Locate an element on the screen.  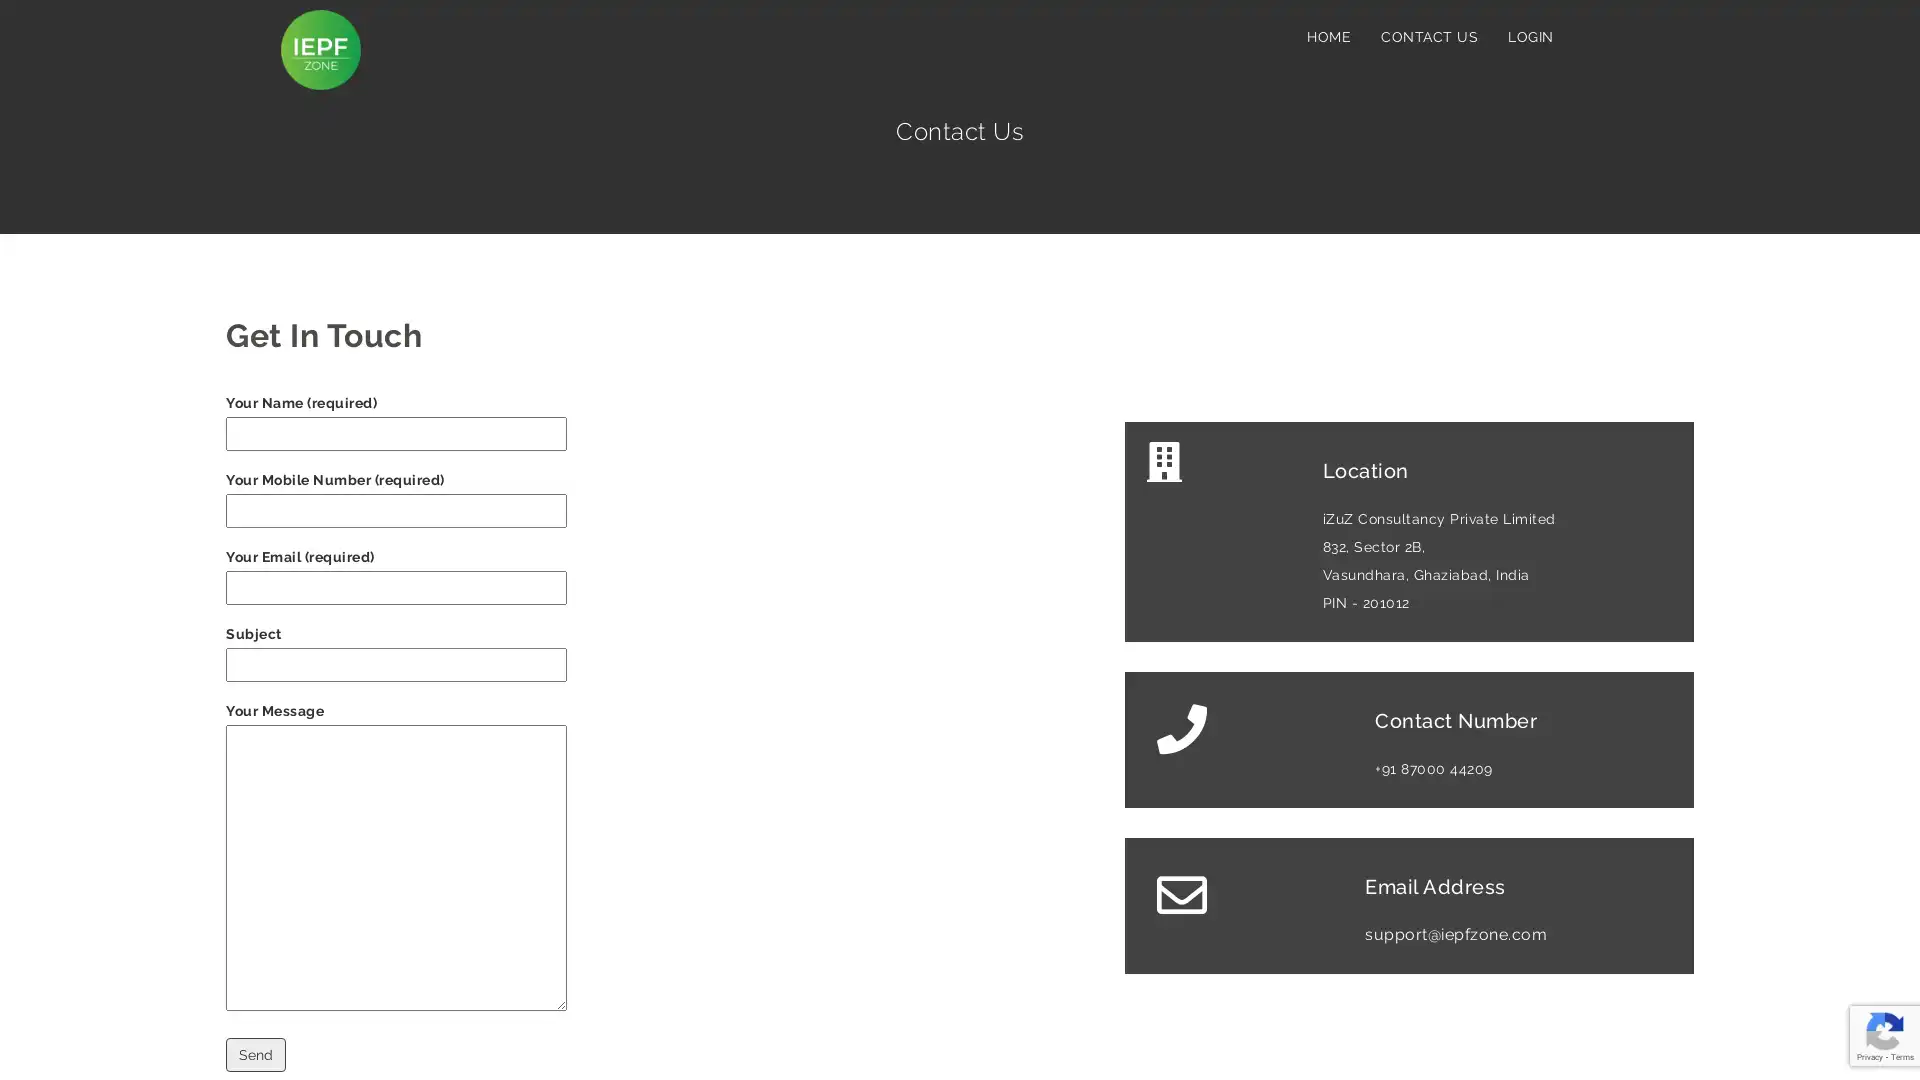
Send is located at coordinates (254, 1054).